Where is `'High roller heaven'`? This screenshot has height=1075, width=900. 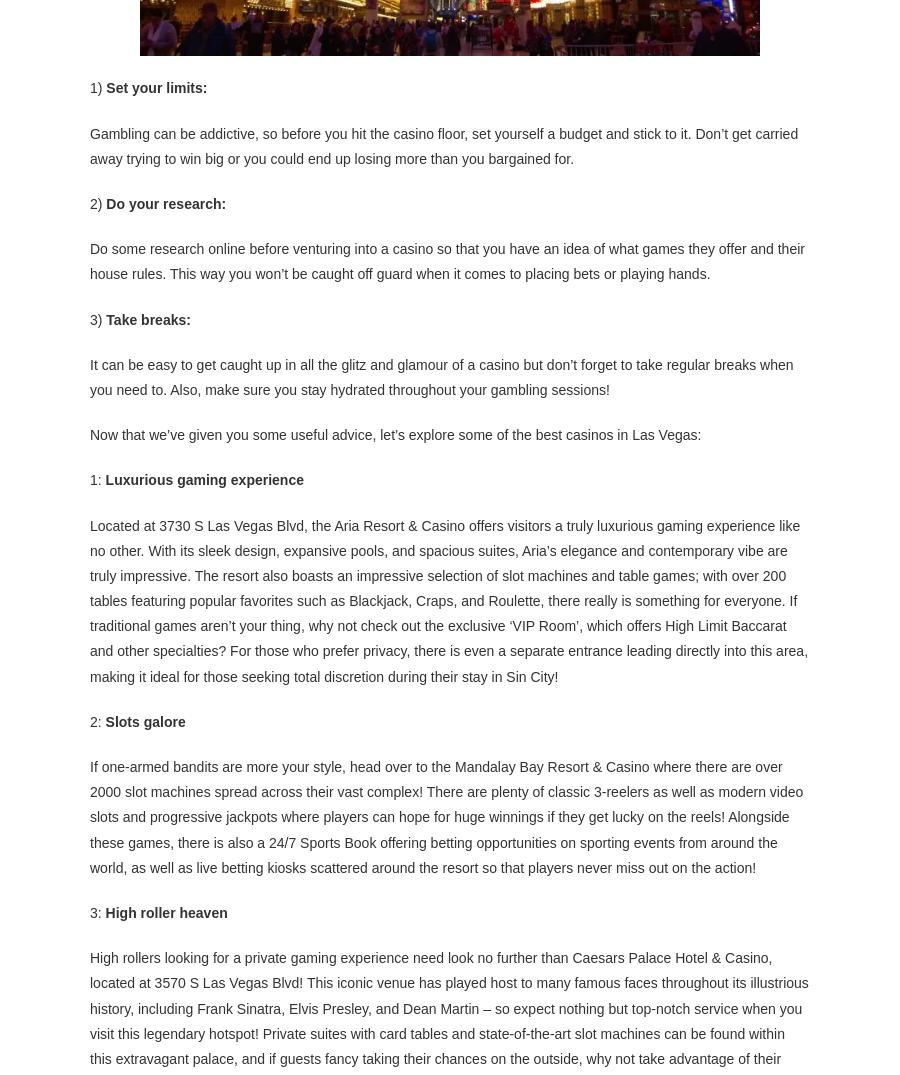
'High roller heaven' is located at coordinates (168, 909).